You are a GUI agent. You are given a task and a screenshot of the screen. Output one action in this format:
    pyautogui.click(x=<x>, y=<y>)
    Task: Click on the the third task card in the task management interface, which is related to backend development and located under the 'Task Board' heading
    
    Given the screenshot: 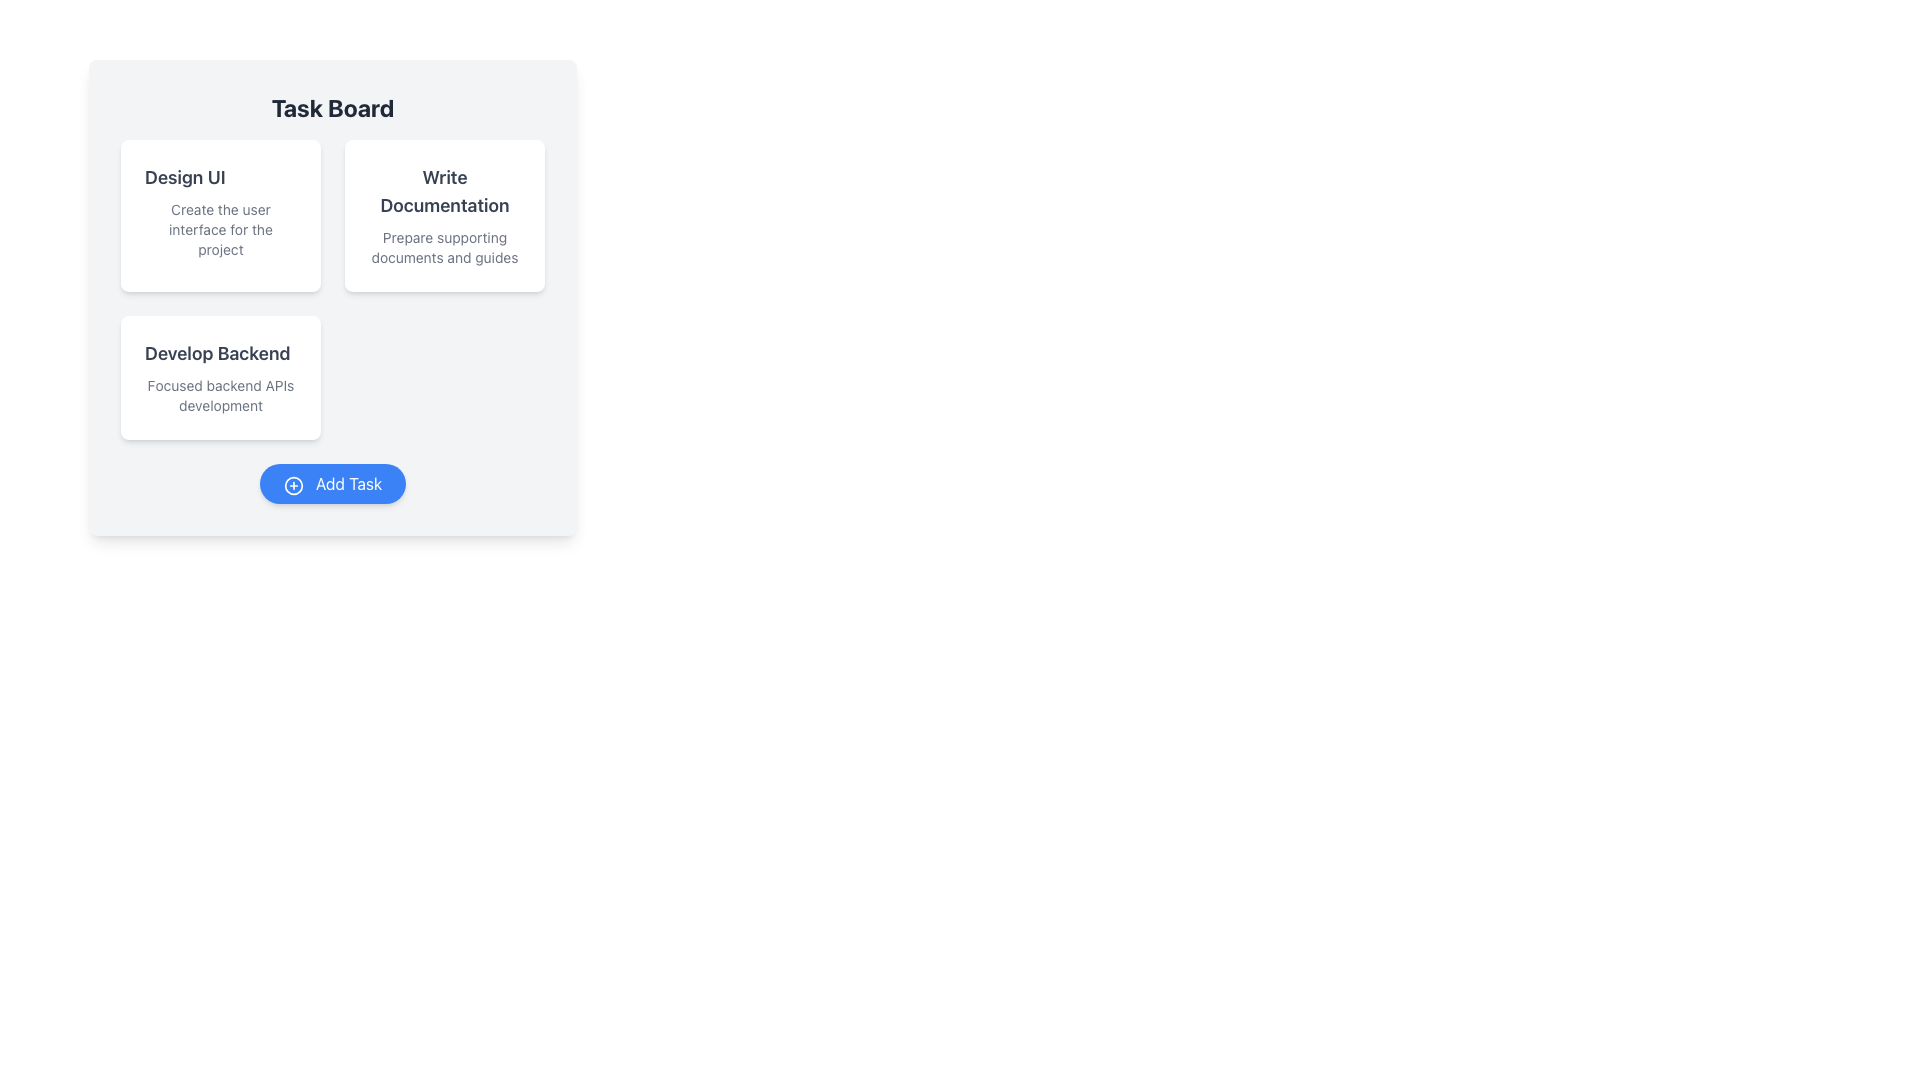 What is the action you would take?
    pyautogui.click(x=220, y=378)
    